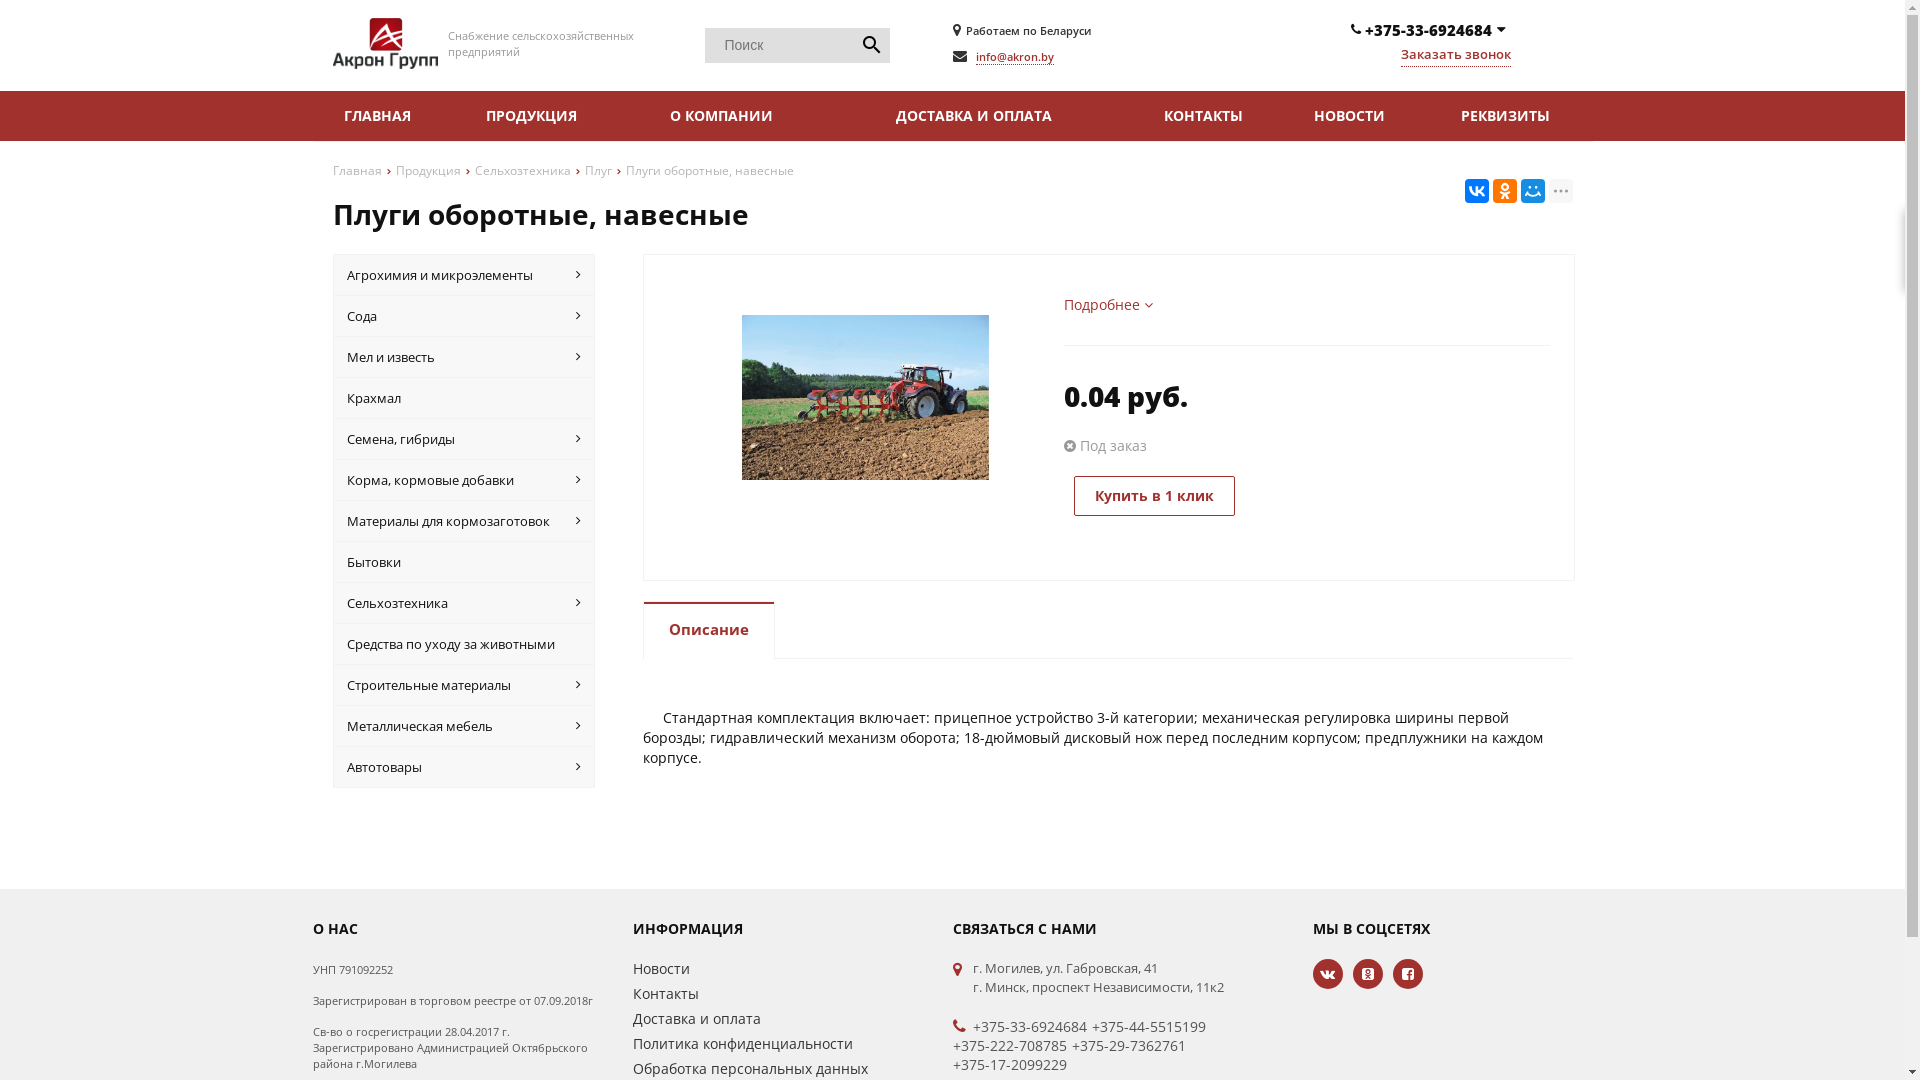 This screenshot has height=1080, width=1920. I want to click on 'search', so click(871, 45).